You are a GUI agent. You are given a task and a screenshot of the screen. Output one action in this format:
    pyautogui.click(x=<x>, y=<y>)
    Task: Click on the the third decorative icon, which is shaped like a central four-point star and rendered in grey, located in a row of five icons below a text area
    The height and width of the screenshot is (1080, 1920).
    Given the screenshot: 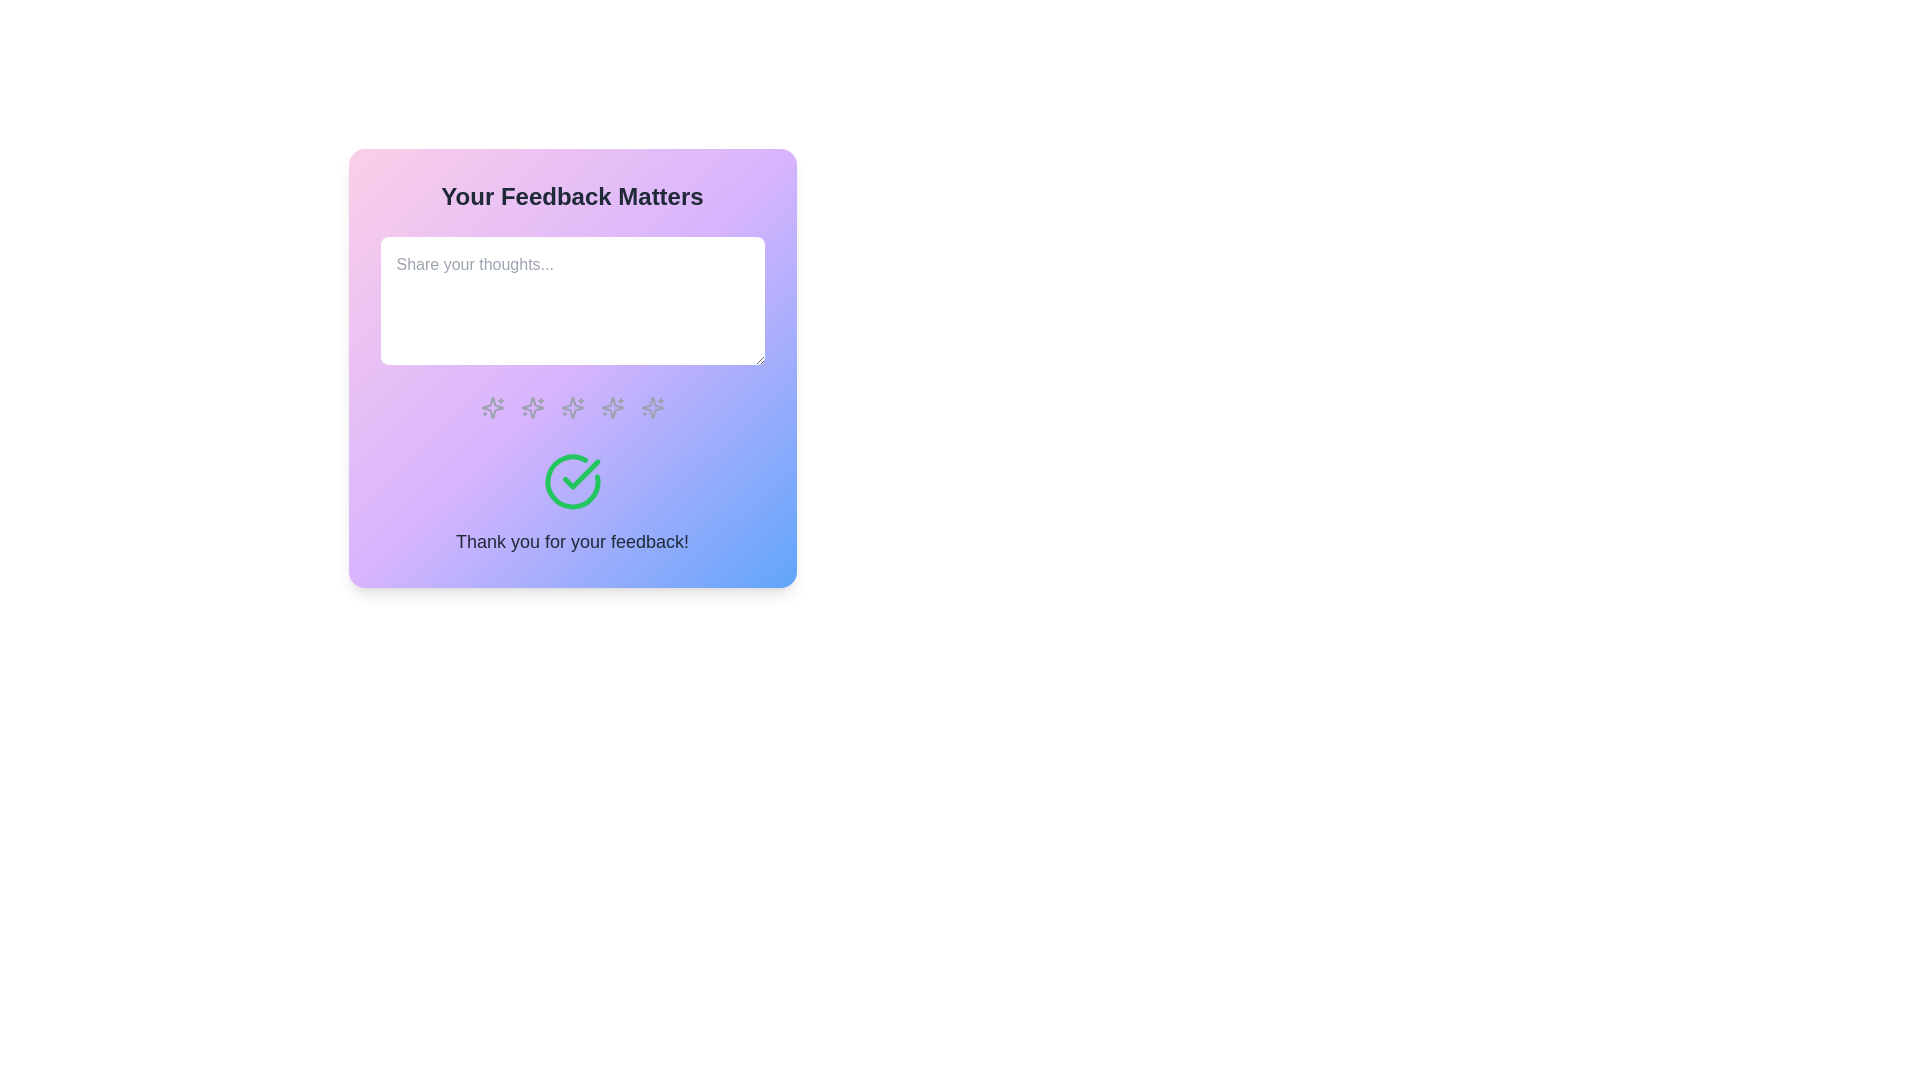 What is the action you would take?
    pyautogui.click(x=571, y=407)
    